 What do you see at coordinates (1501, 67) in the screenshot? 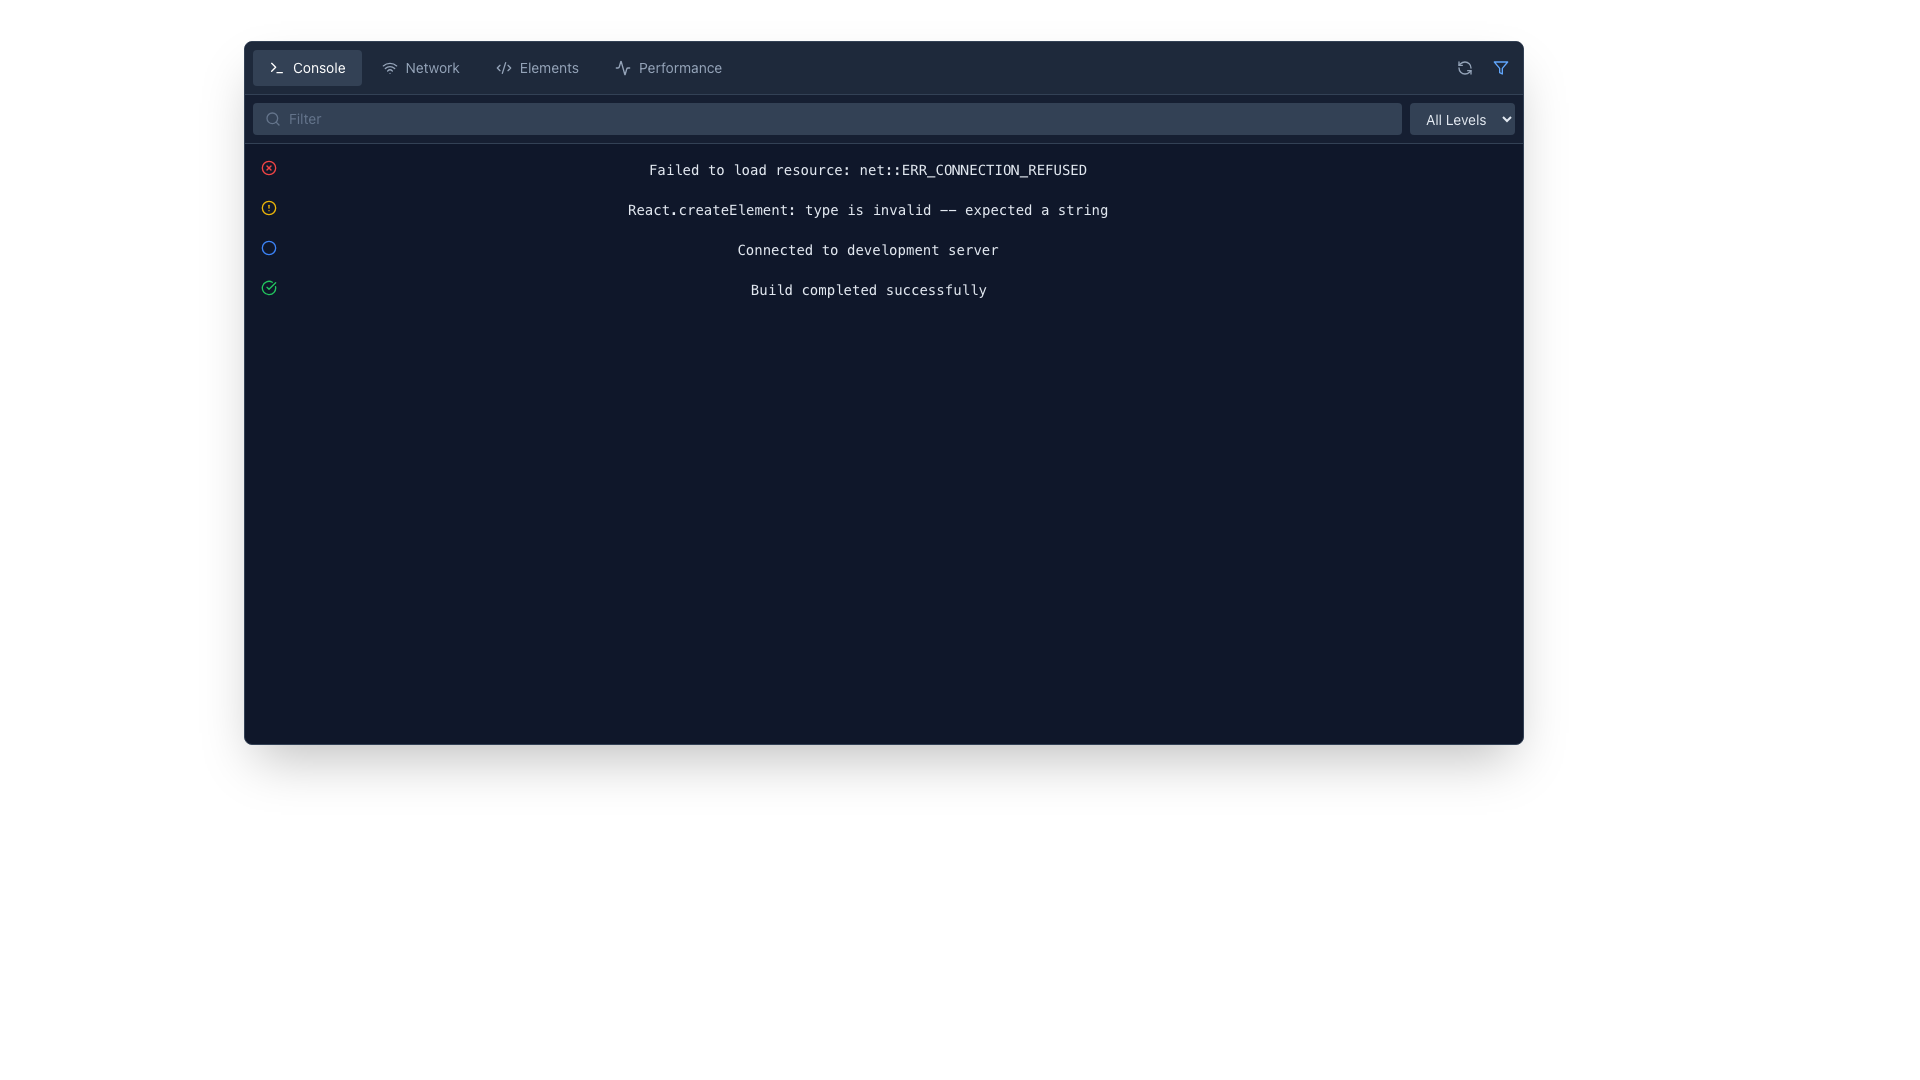
I see `the small triangular funnel icon located at the top-right corner of the interface, adjacent to the 'All Levels' dropdown, which is typically associated with filtering functionality` at bounding box center [1501, 67].